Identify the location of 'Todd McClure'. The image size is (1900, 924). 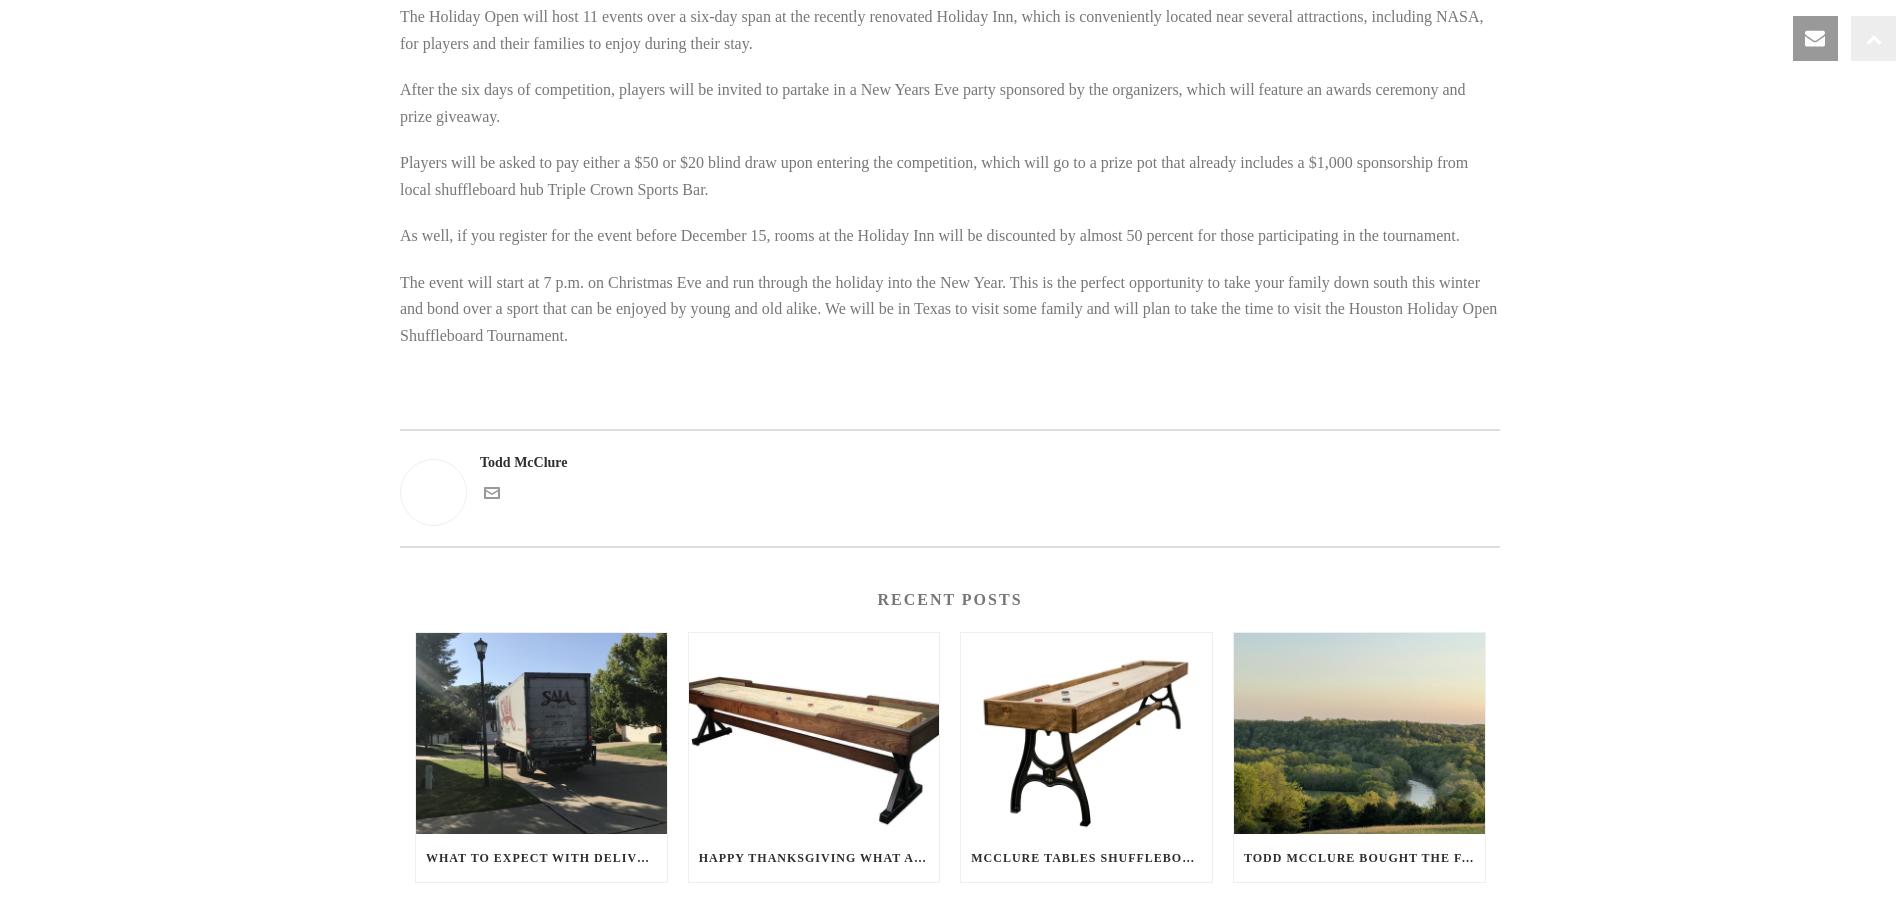
(523, 462).